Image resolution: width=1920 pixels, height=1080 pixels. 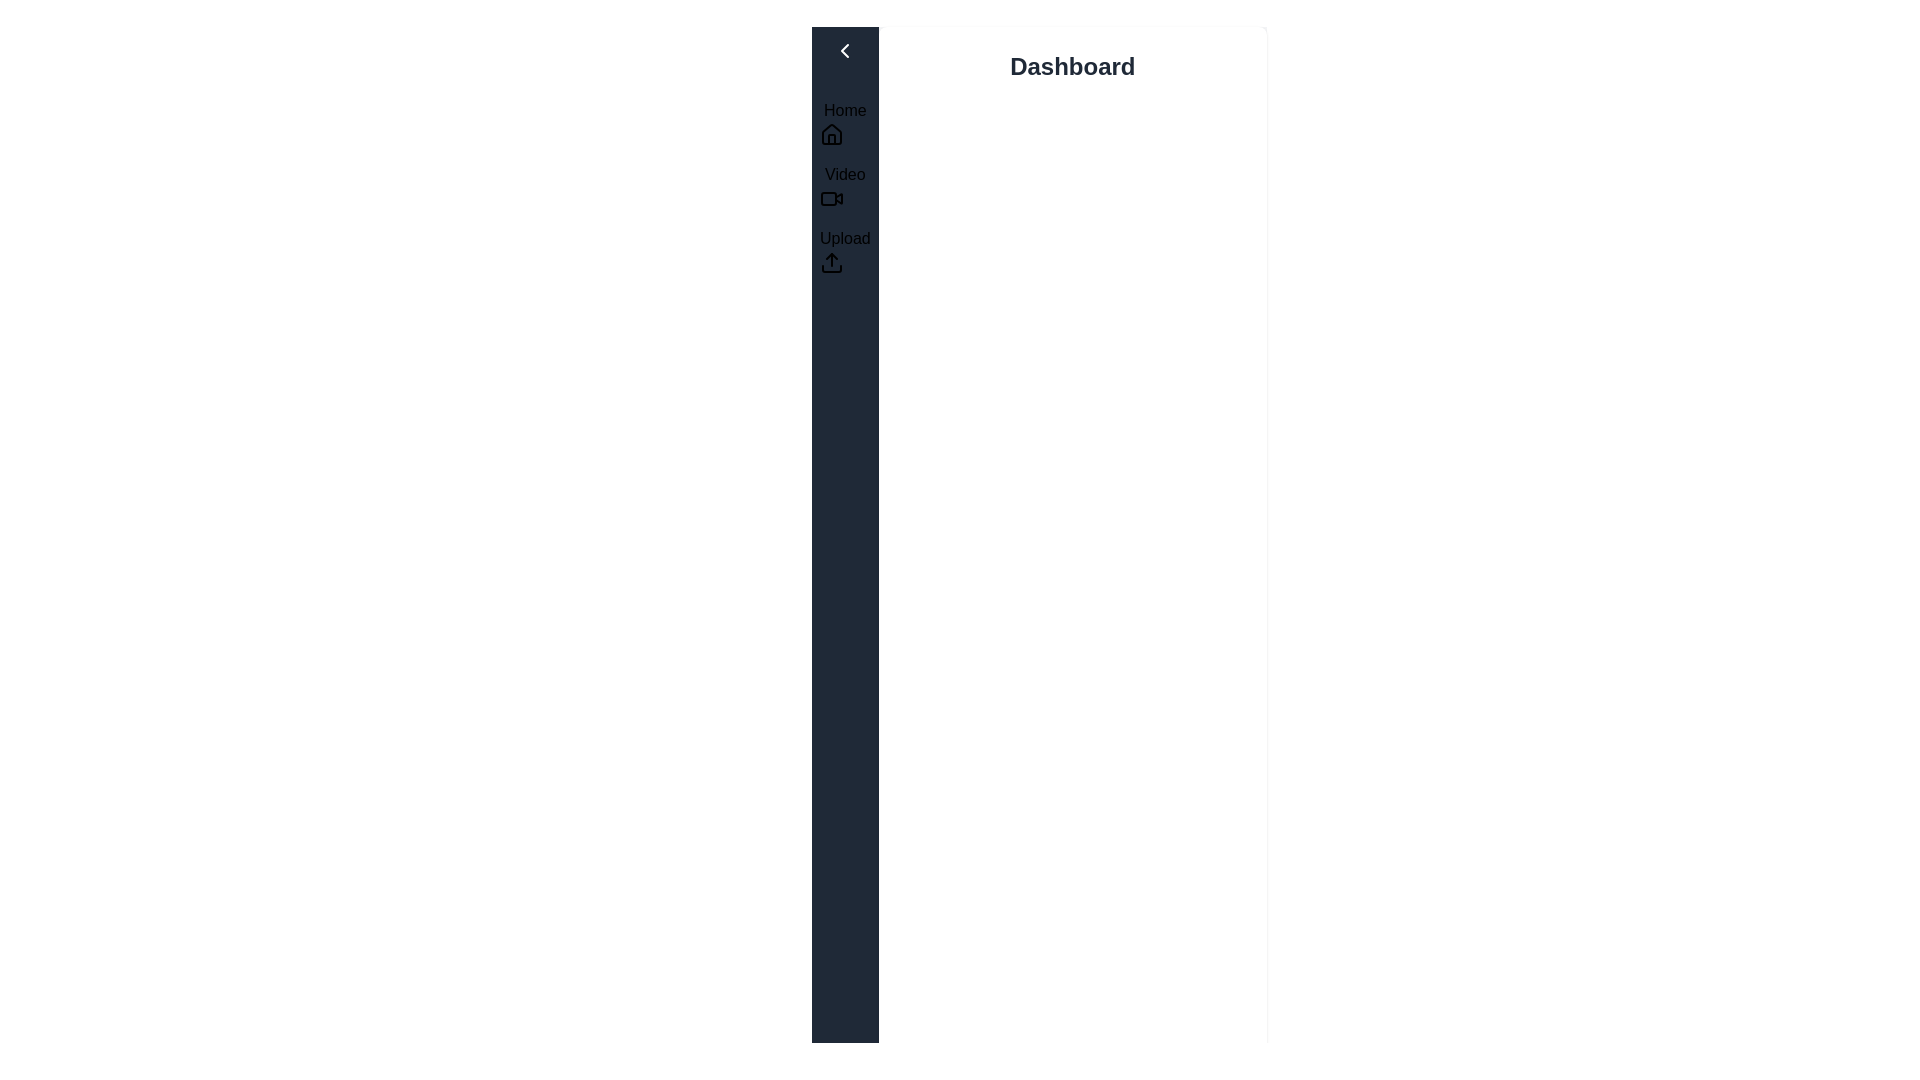 What do you see at coordinates (831, 199) in the screenshot?
I see `the video camera icon button located in the sidebar navigation` at bounding box center [831, 199].